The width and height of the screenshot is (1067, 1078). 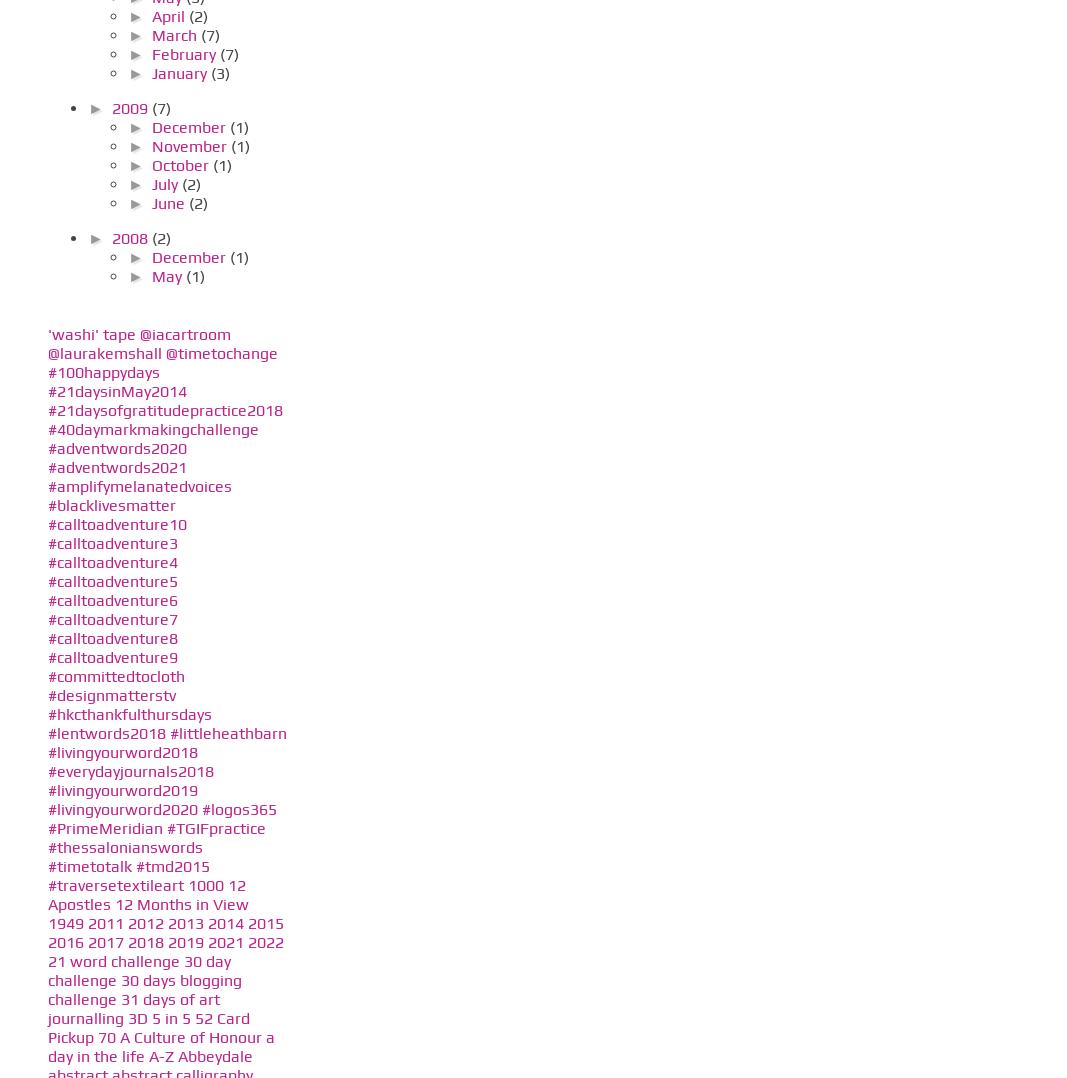 What do you see at coordinates (114, 904) in the screenshot?
I see `'12 Months in View'` at bounding box center [114, 904].